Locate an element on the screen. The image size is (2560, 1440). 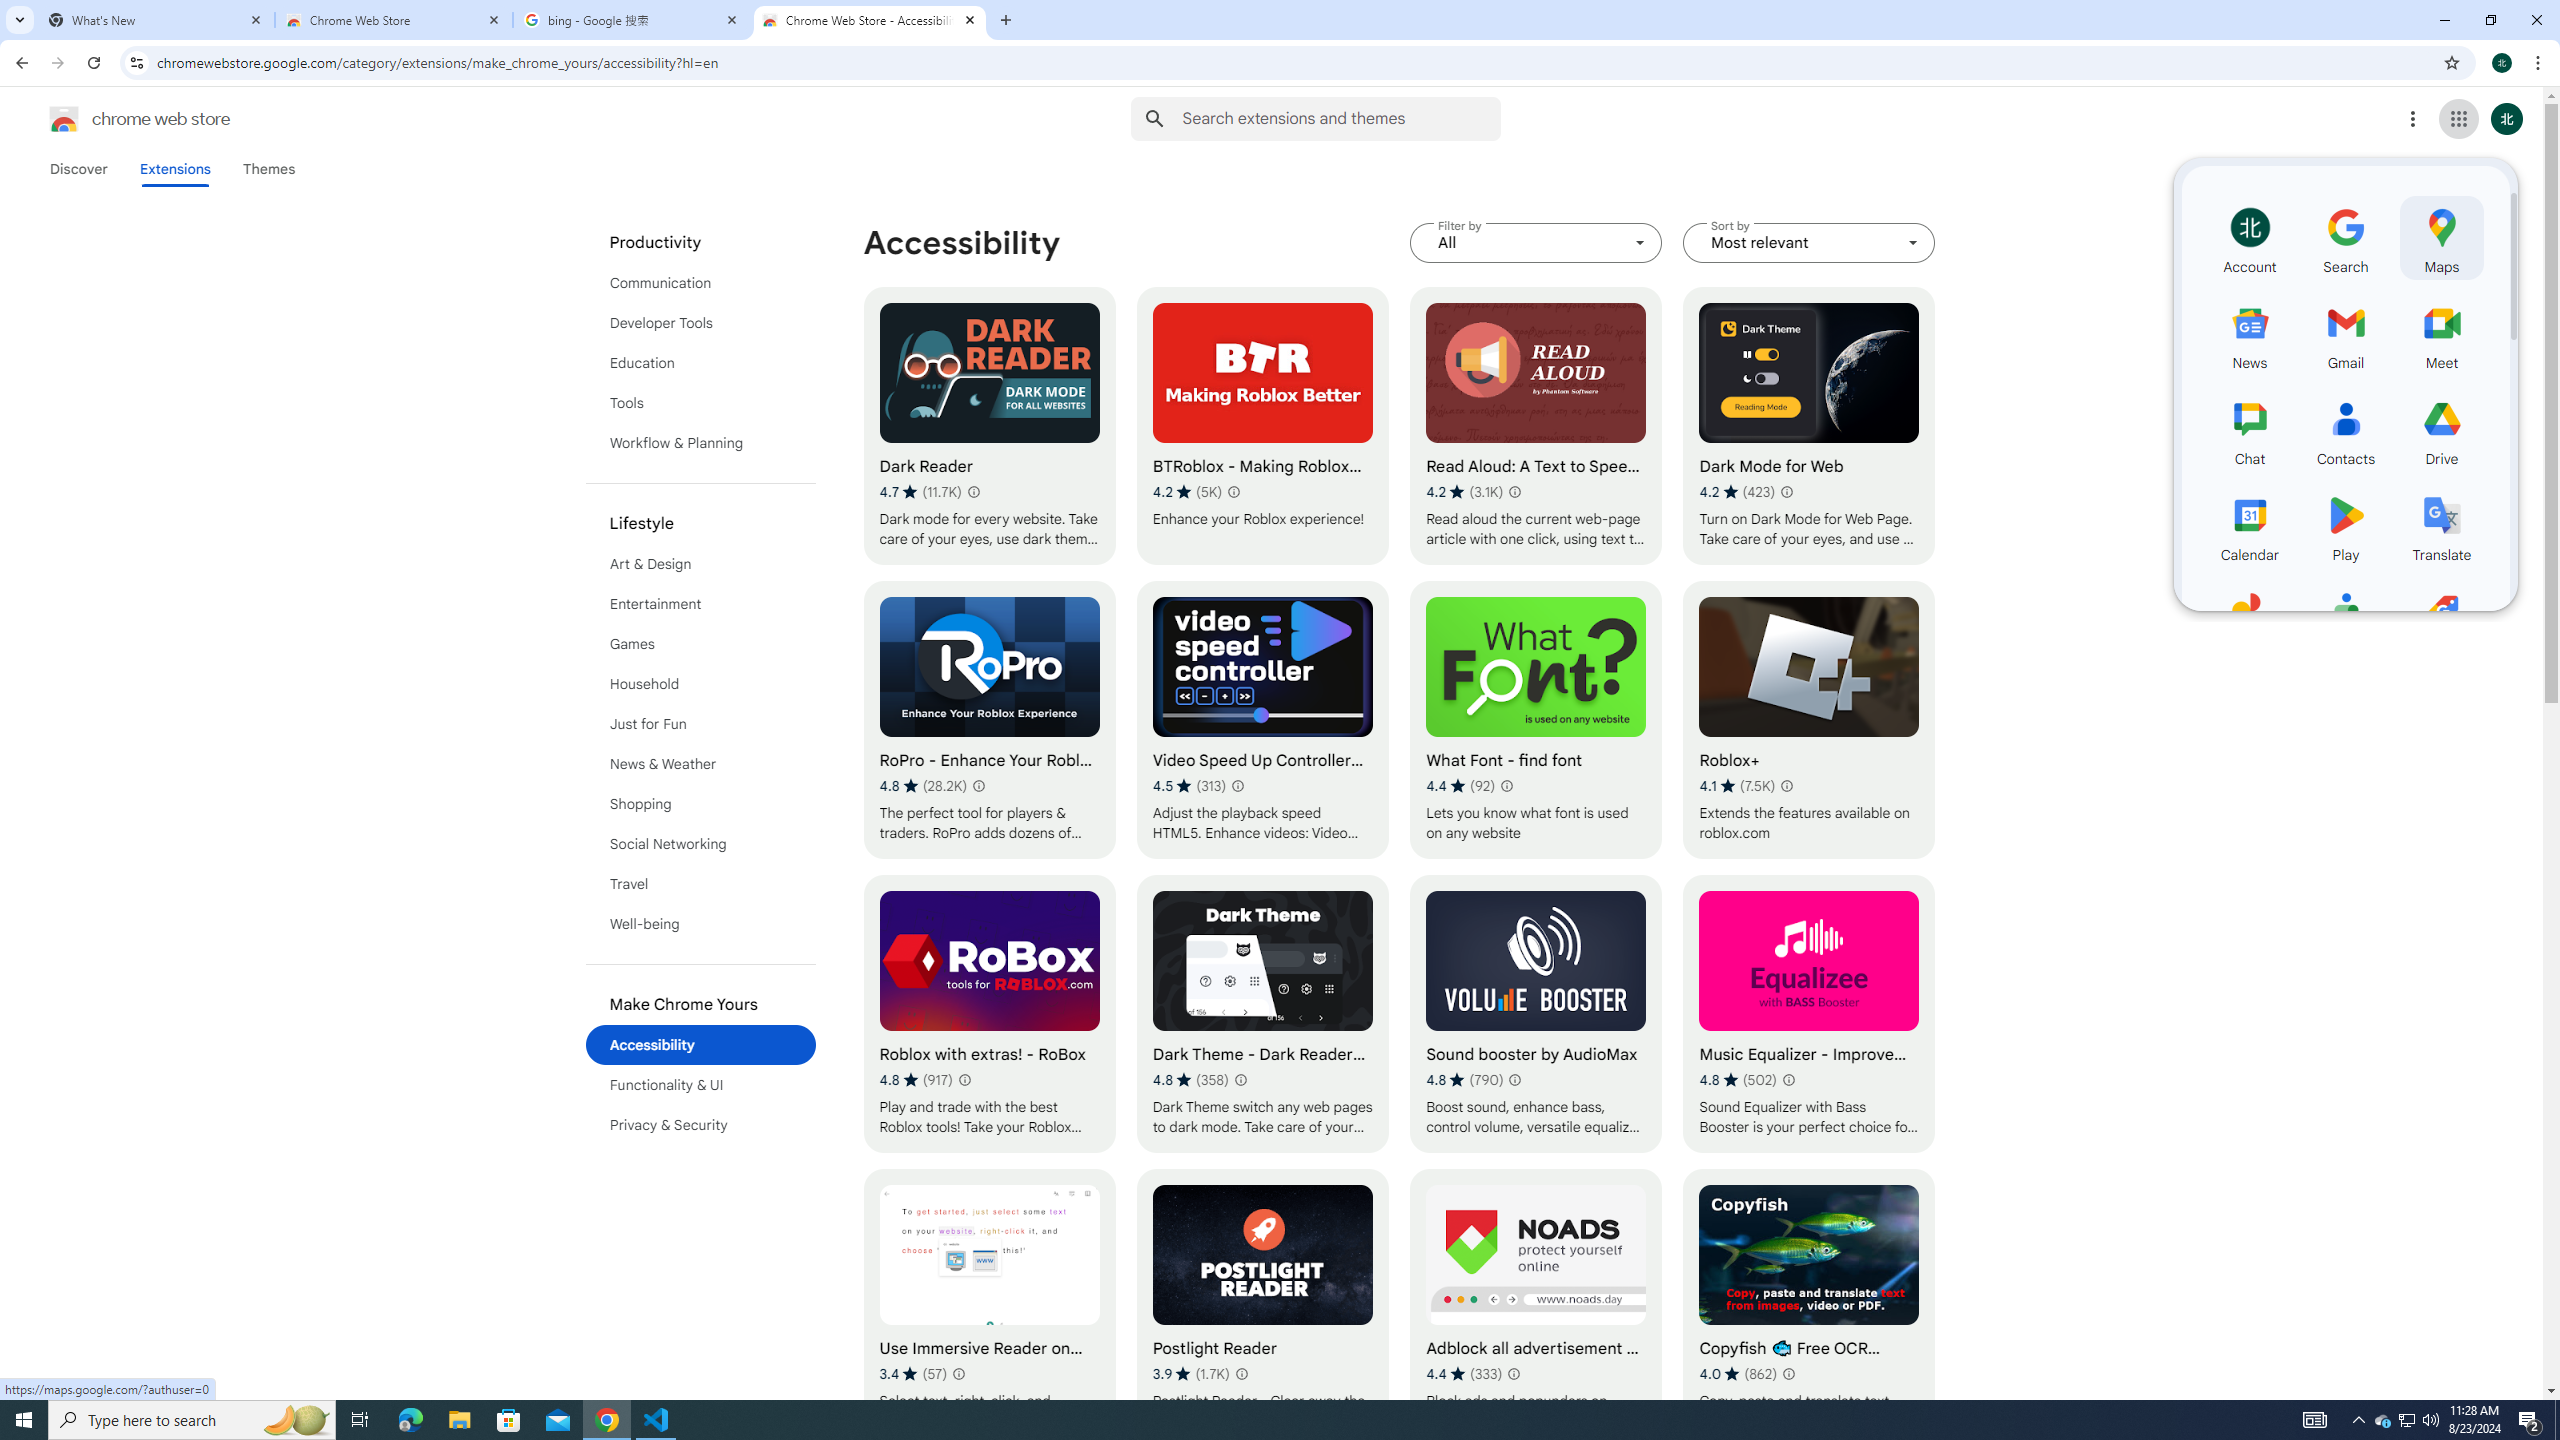
'Entertainment' is located at coordinates (701, 604).